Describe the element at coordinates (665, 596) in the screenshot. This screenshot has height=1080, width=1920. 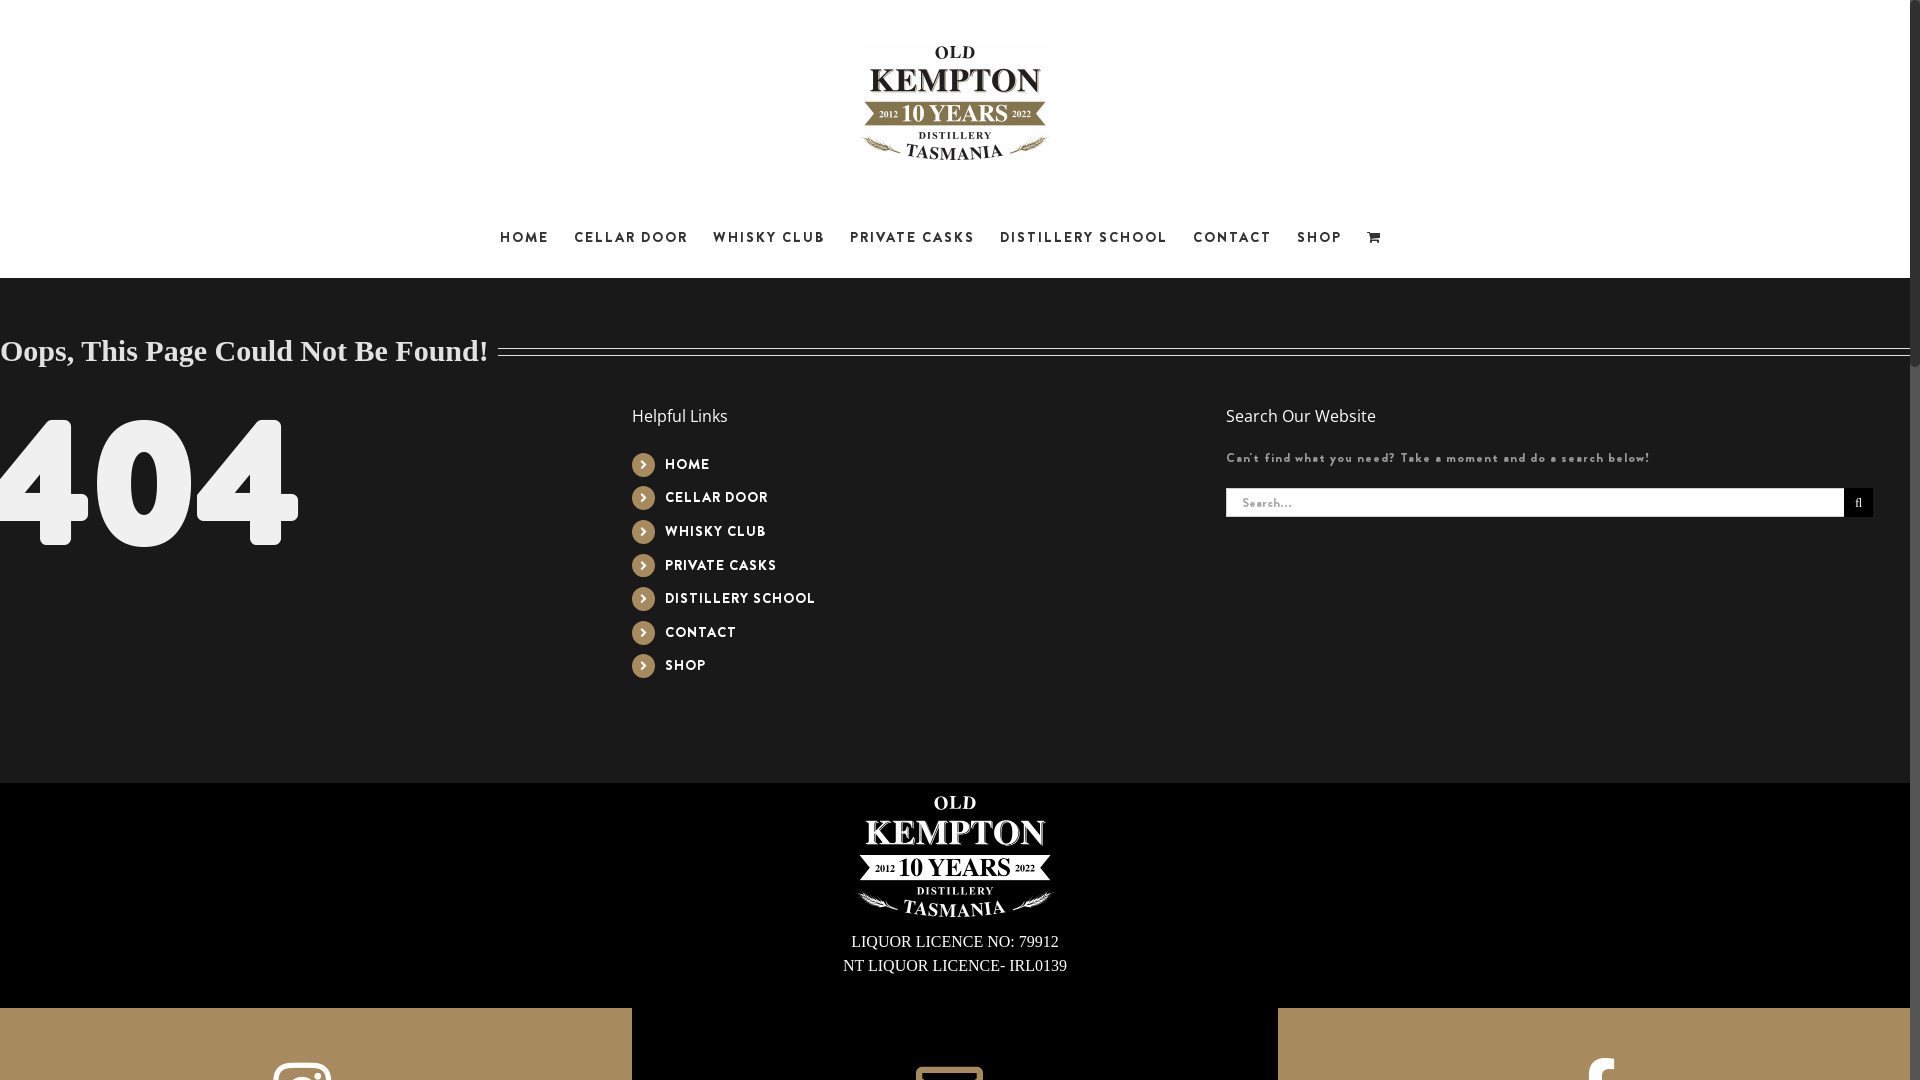
I see `'DISTILLERY SCHOOL'` at that location.